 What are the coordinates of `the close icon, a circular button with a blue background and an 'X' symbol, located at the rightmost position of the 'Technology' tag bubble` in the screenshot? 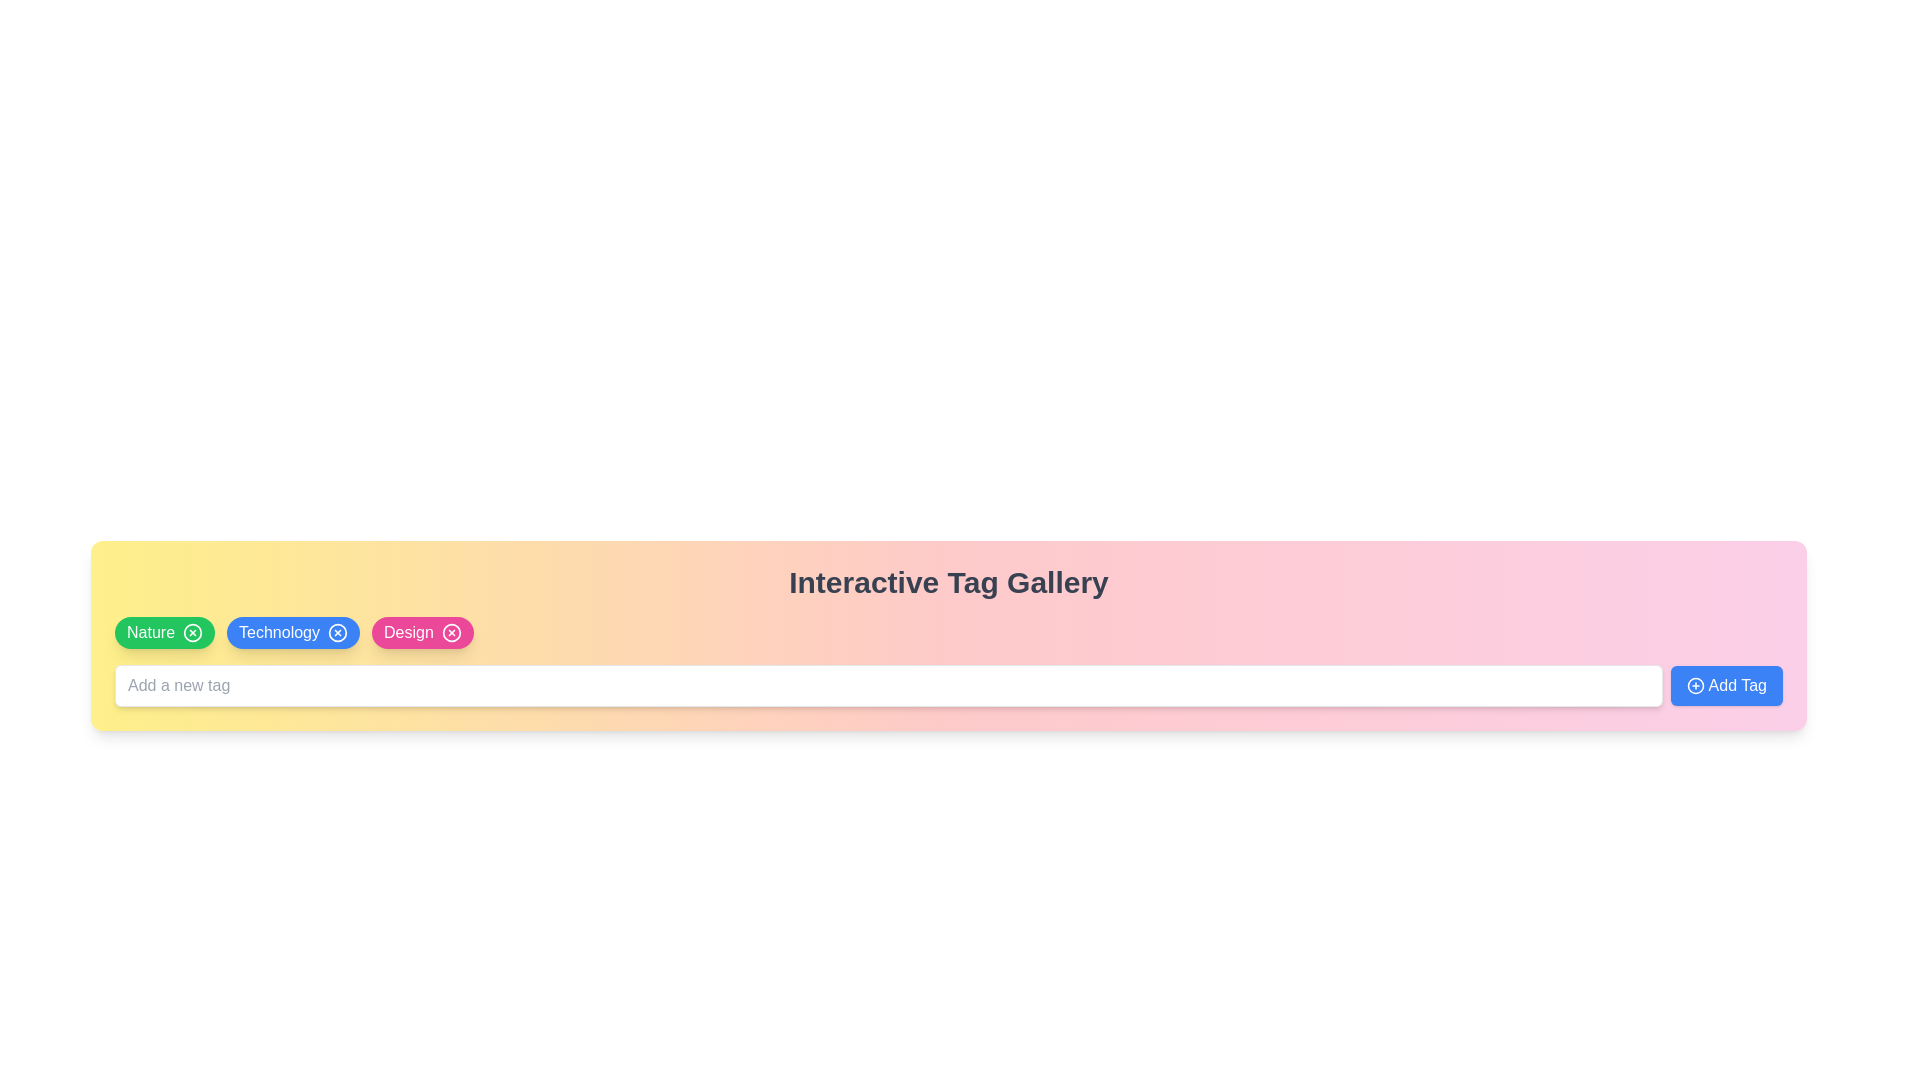 It's located at (337, 632).